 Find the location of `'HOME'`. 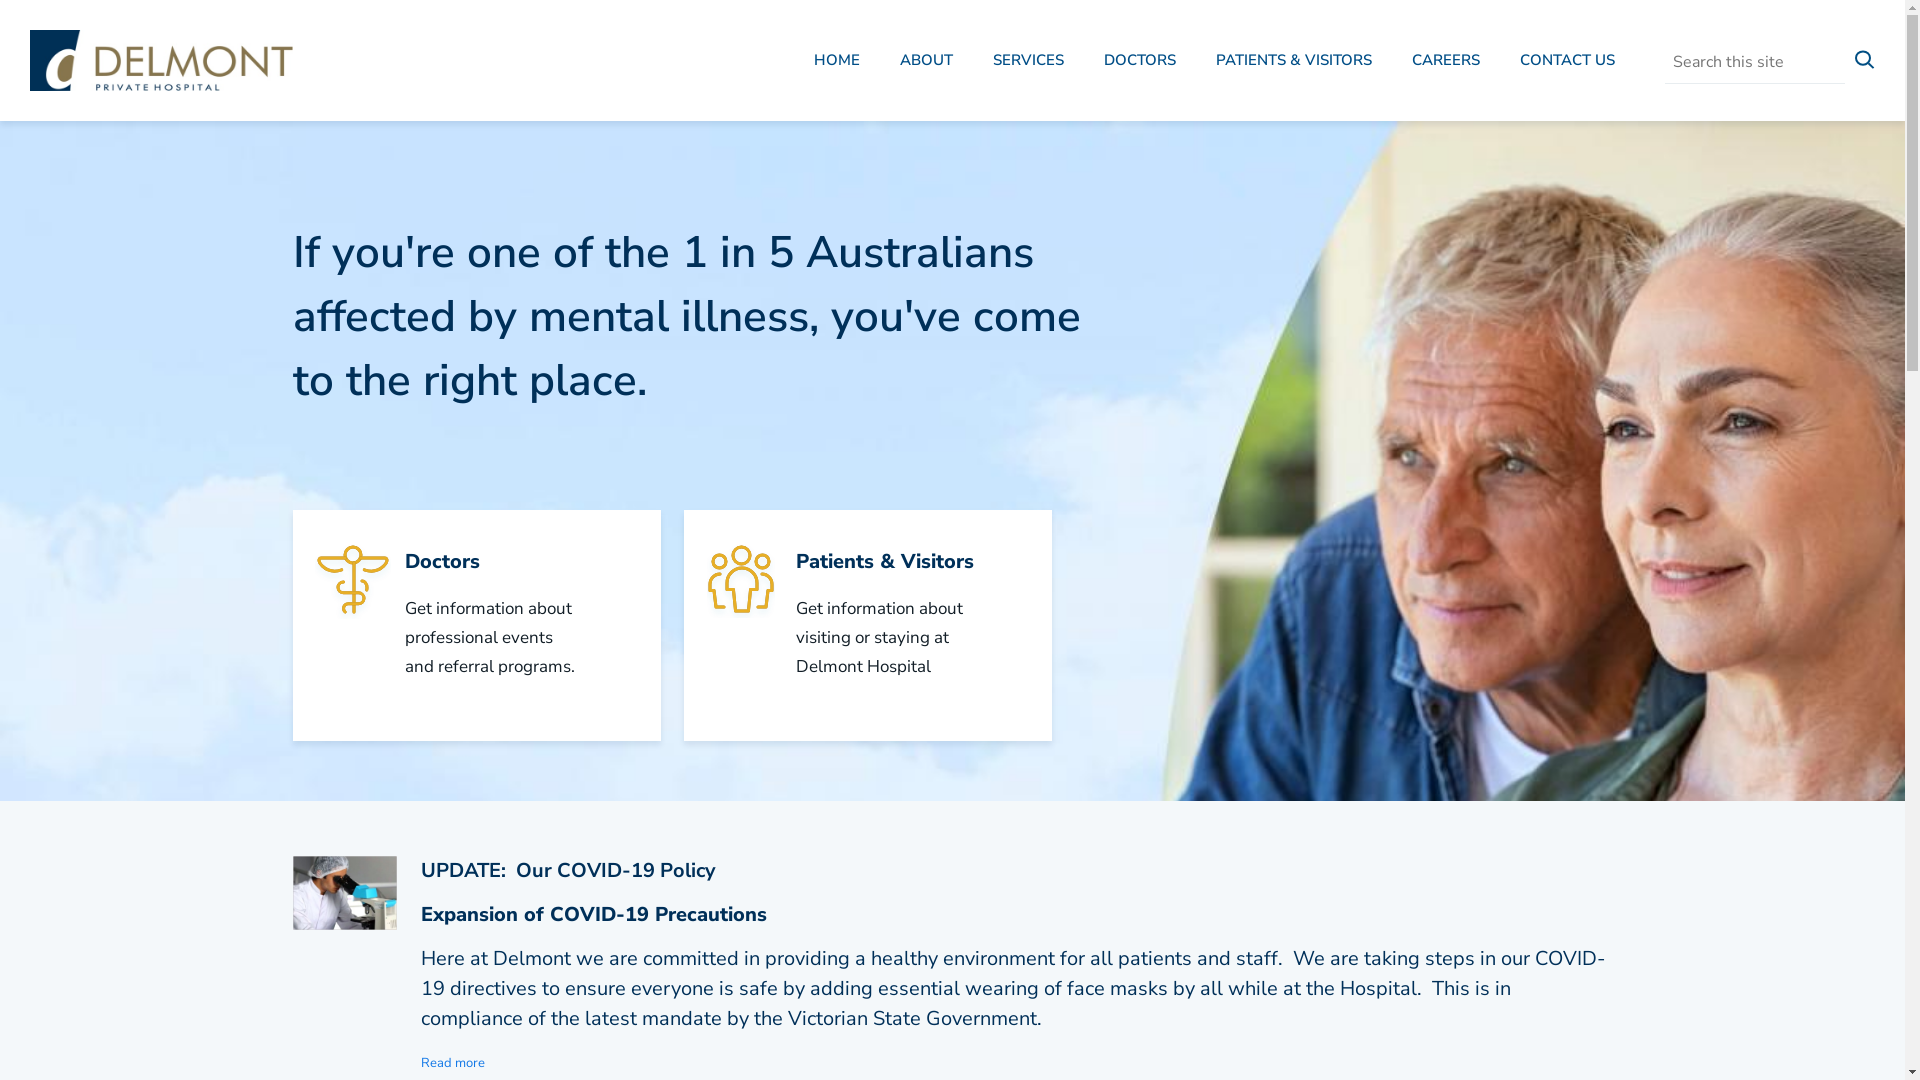

'HOME' is located at coordinates (836, 61).